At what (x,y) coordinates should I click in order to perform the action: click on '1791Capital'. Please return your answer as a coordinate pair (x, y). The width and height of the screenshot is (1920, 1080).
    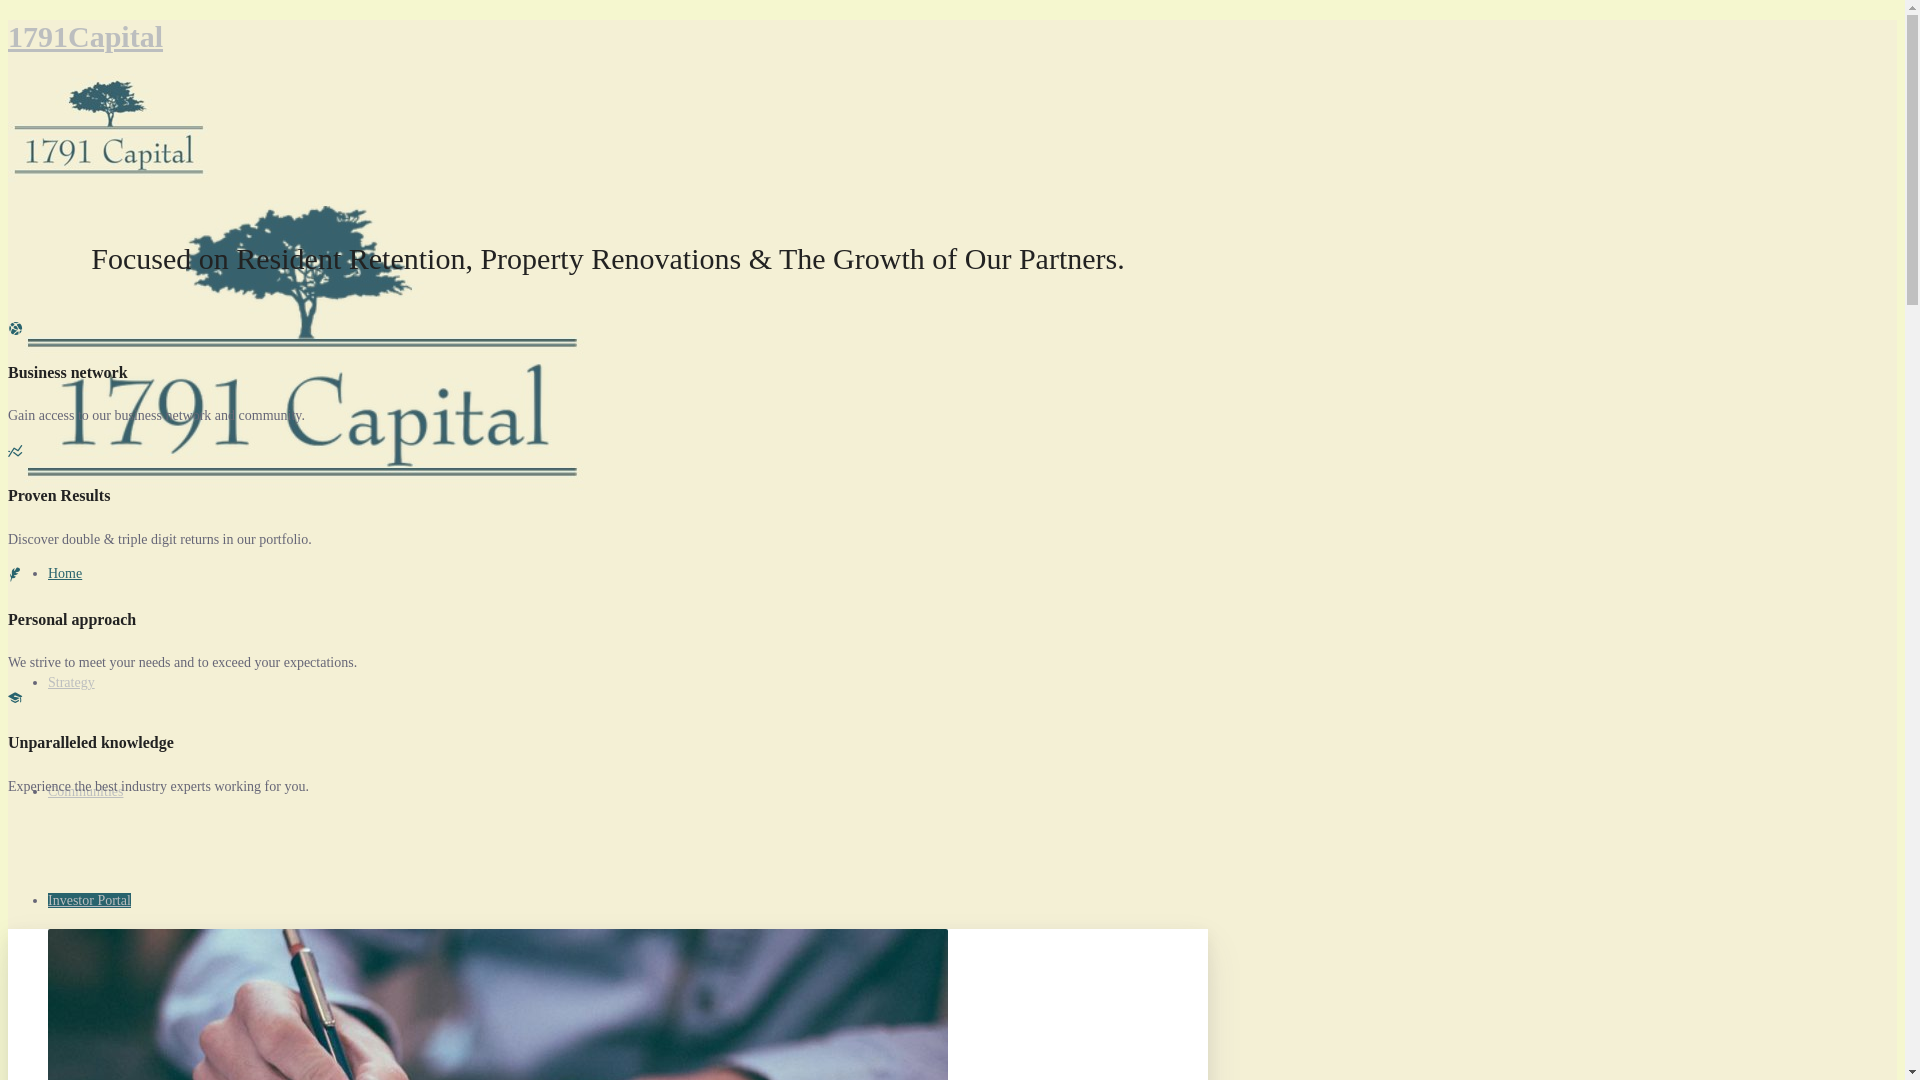
    Looking at the image, I should click on (84, 36).